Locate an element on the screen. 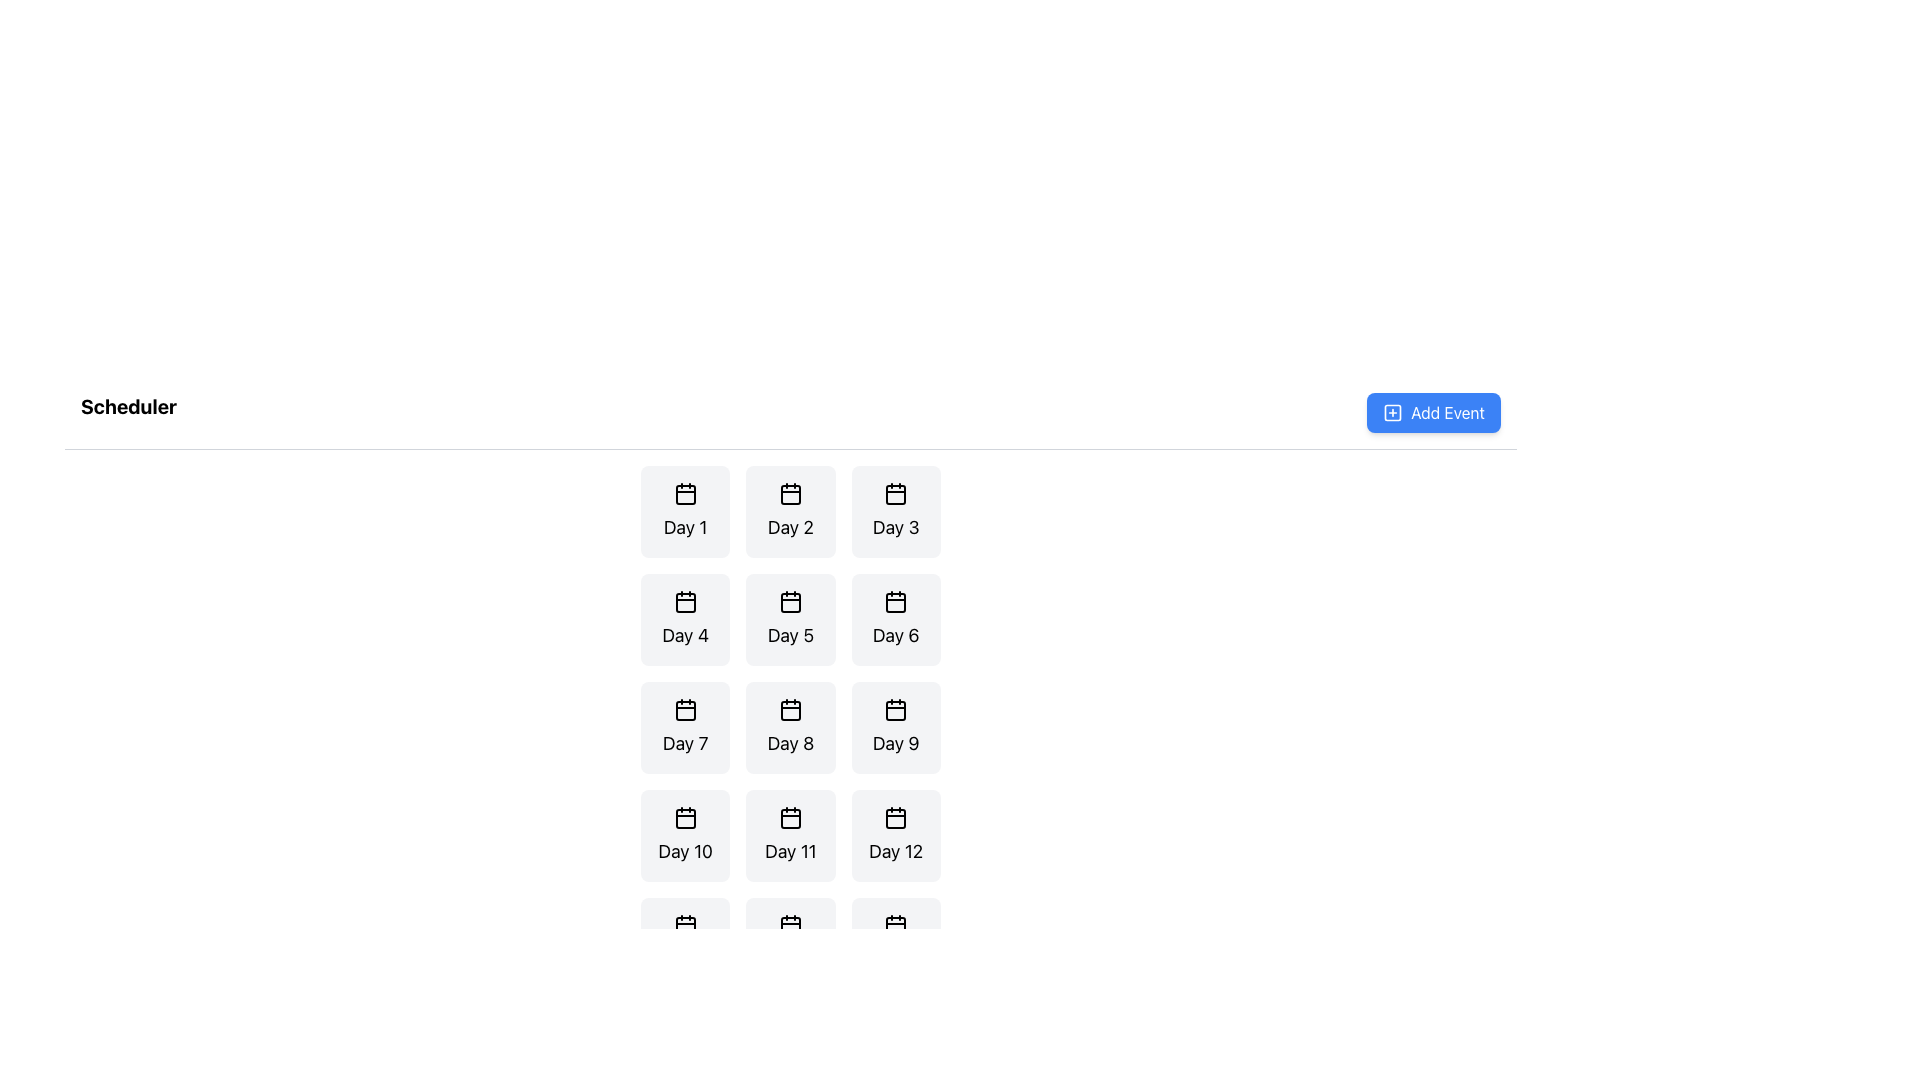 This screenshot has width=1920, height=1080. the decorative calendar icon located at the center of the Day 8 tile in the calendar grid is located at coordinates (790, 709).